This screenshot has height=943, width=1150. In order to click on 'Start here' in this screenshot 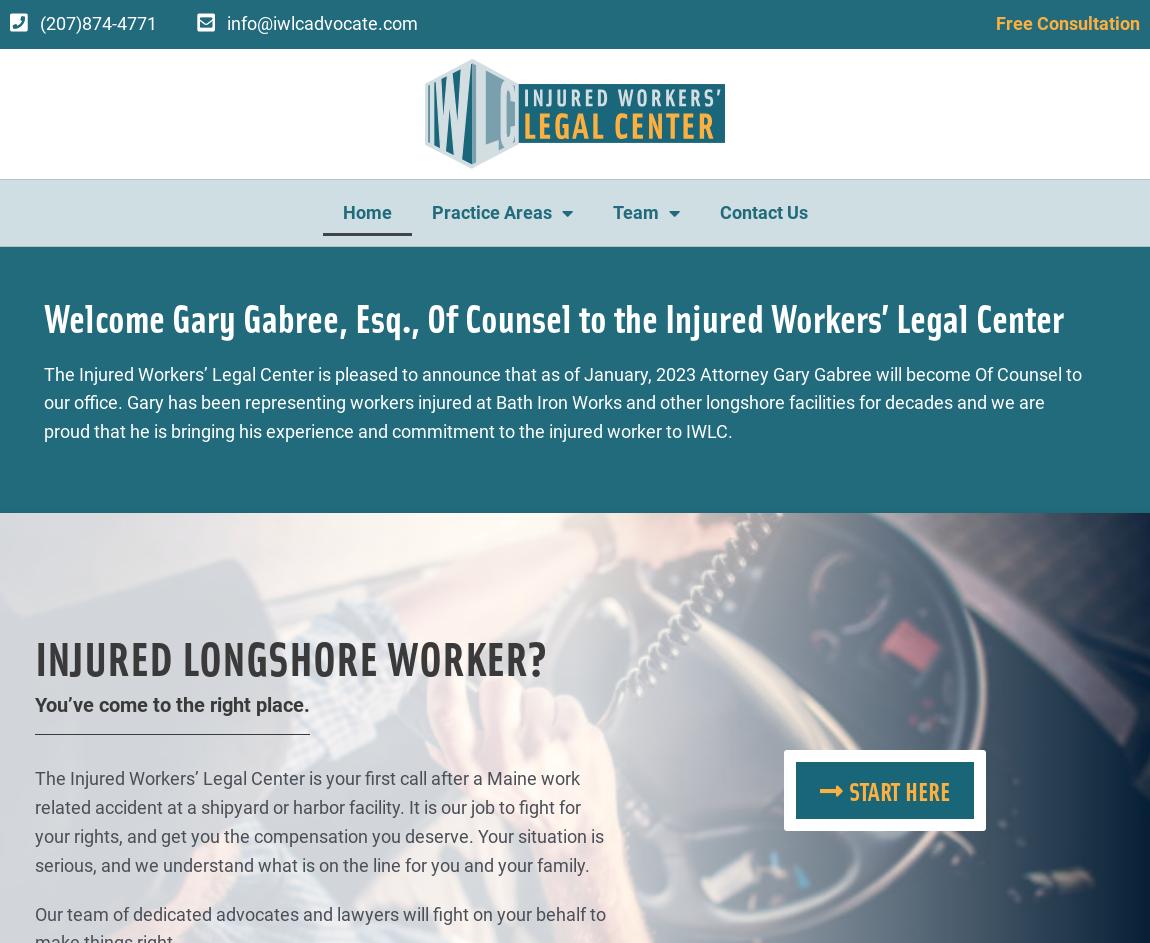, I will do `click(898, 789)`.